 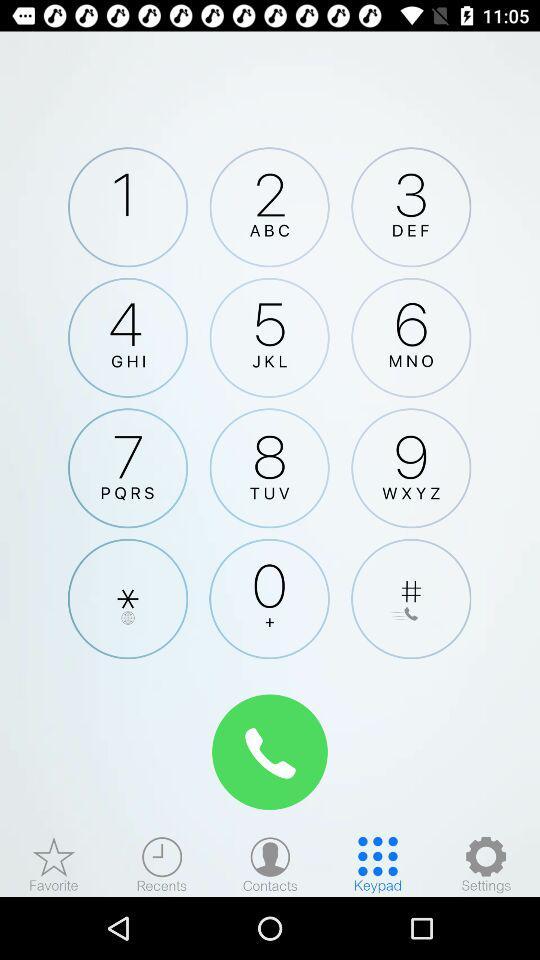 I want to click on 4, so click(x=128, y=337).